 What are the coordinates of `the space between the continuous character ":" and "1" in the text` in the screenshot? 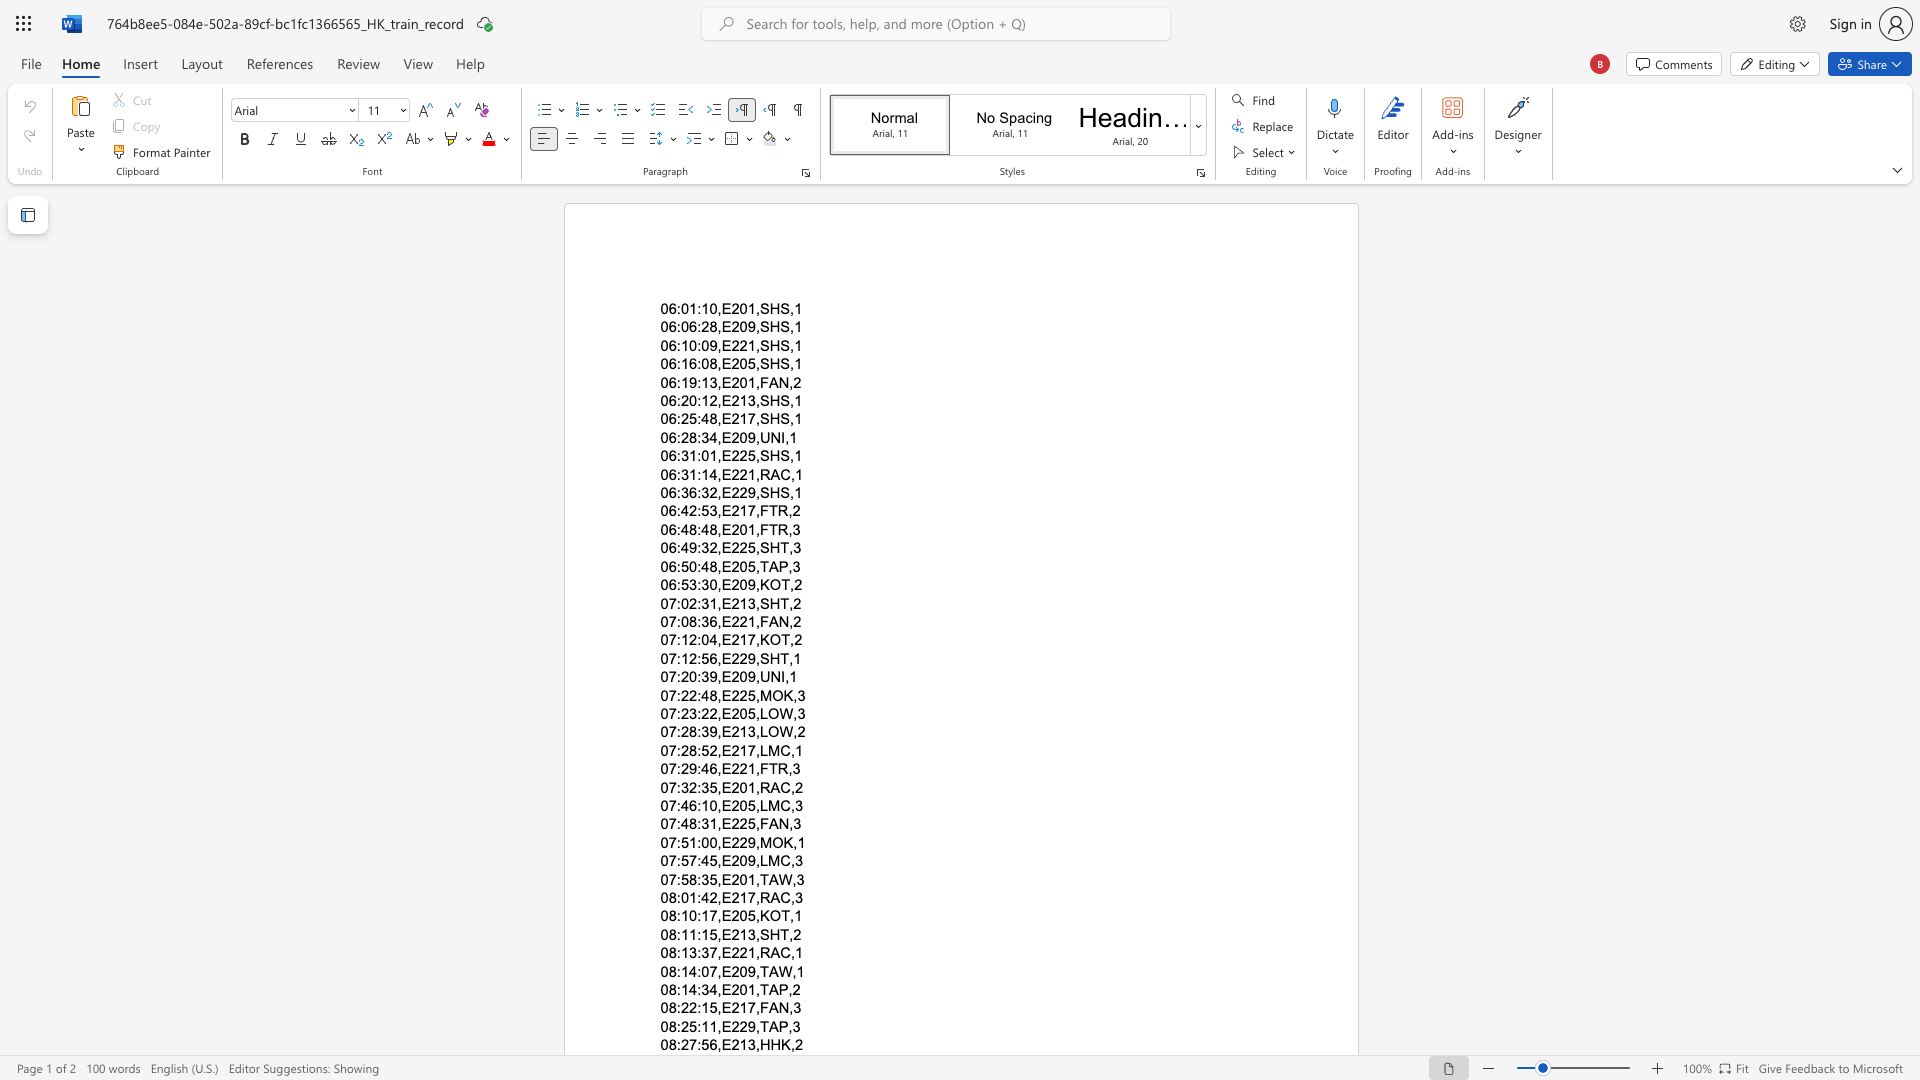 It's located at (681, 658).